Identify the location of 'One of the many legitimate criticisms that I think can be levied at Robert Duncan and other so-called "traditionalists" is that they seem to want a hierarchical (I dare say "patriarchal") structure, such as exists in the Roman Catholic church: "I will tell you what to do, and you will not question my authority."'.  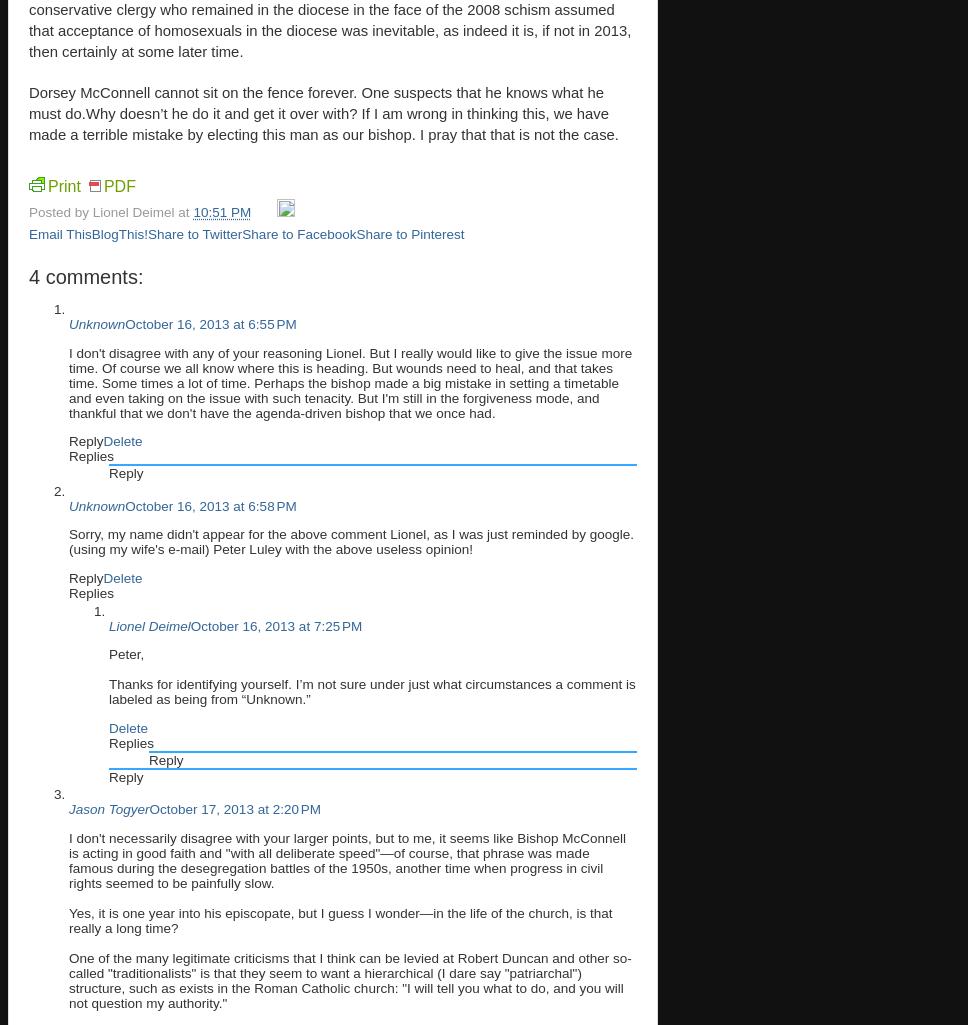
(350, 979).